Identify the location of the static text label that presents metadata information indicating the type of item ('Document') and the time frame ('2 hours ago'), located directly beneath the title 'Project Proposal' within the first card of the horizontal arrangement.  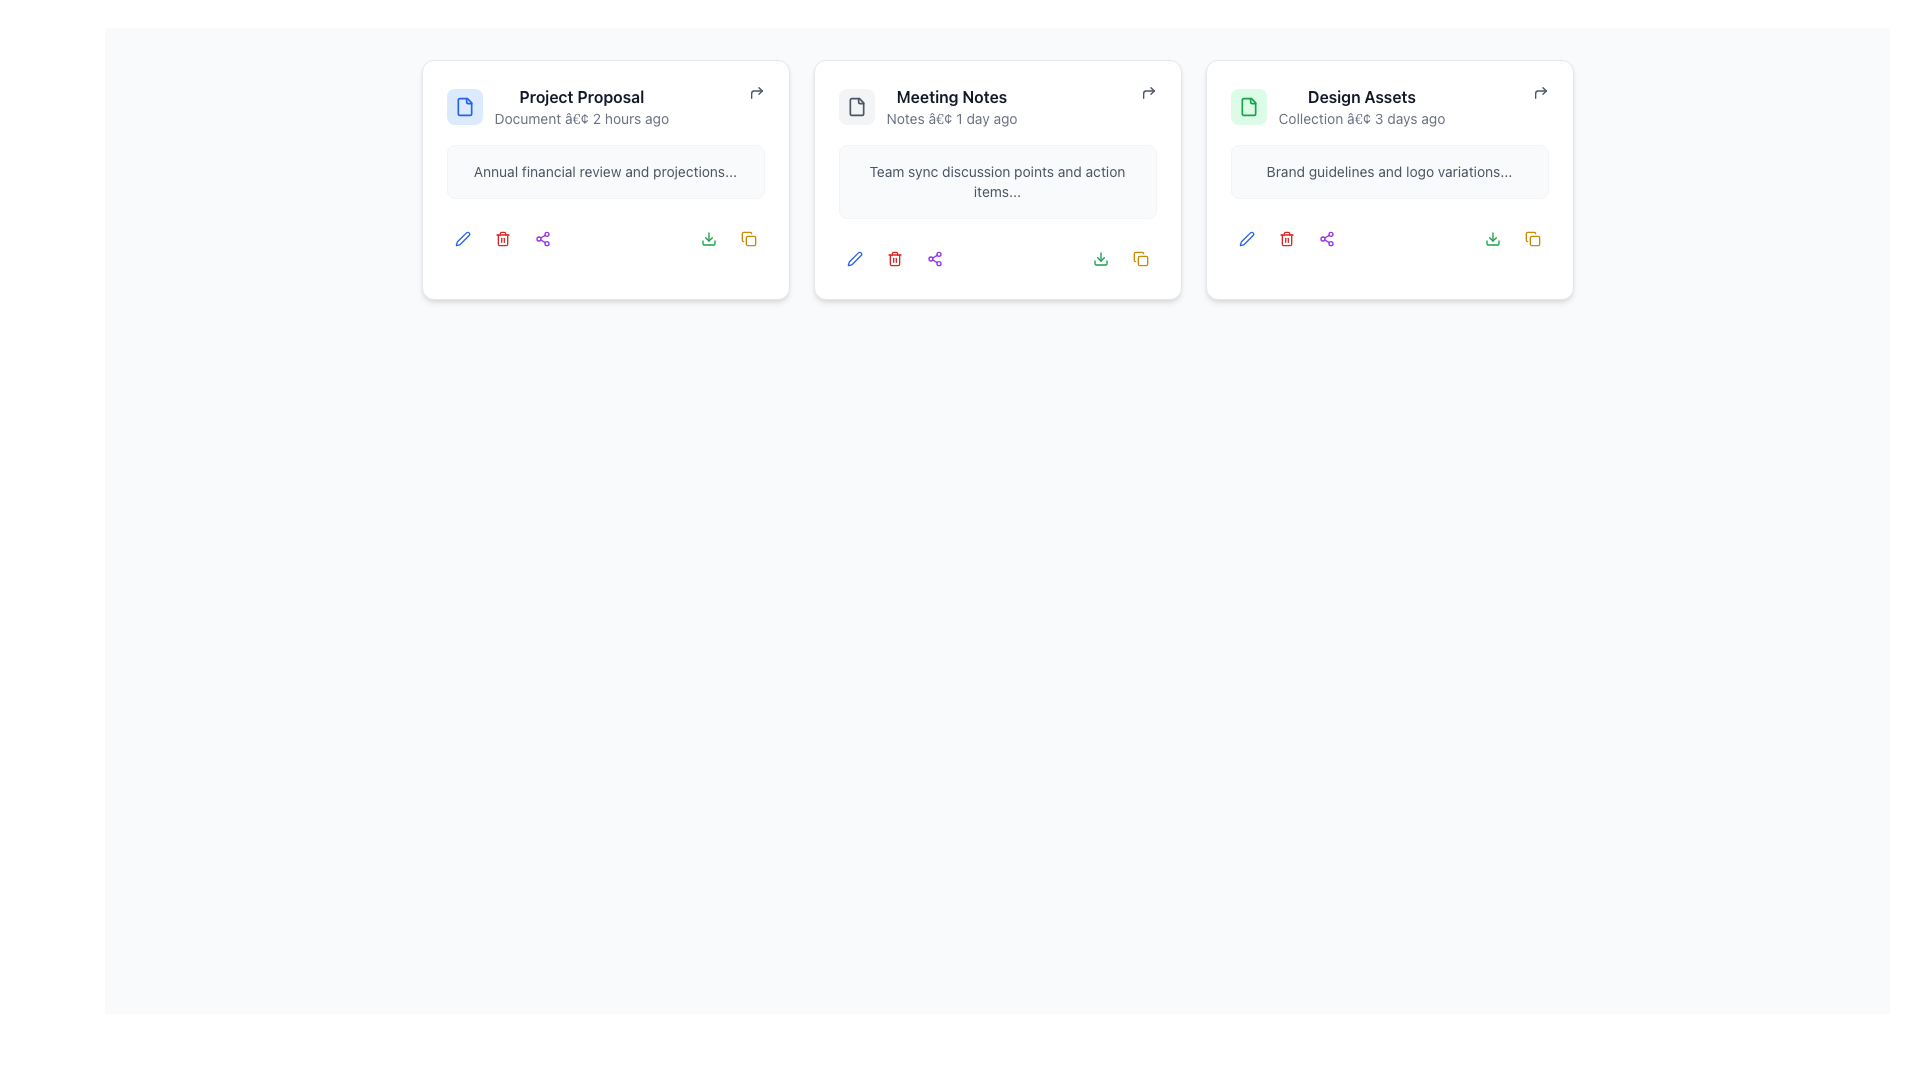
(580, 119).